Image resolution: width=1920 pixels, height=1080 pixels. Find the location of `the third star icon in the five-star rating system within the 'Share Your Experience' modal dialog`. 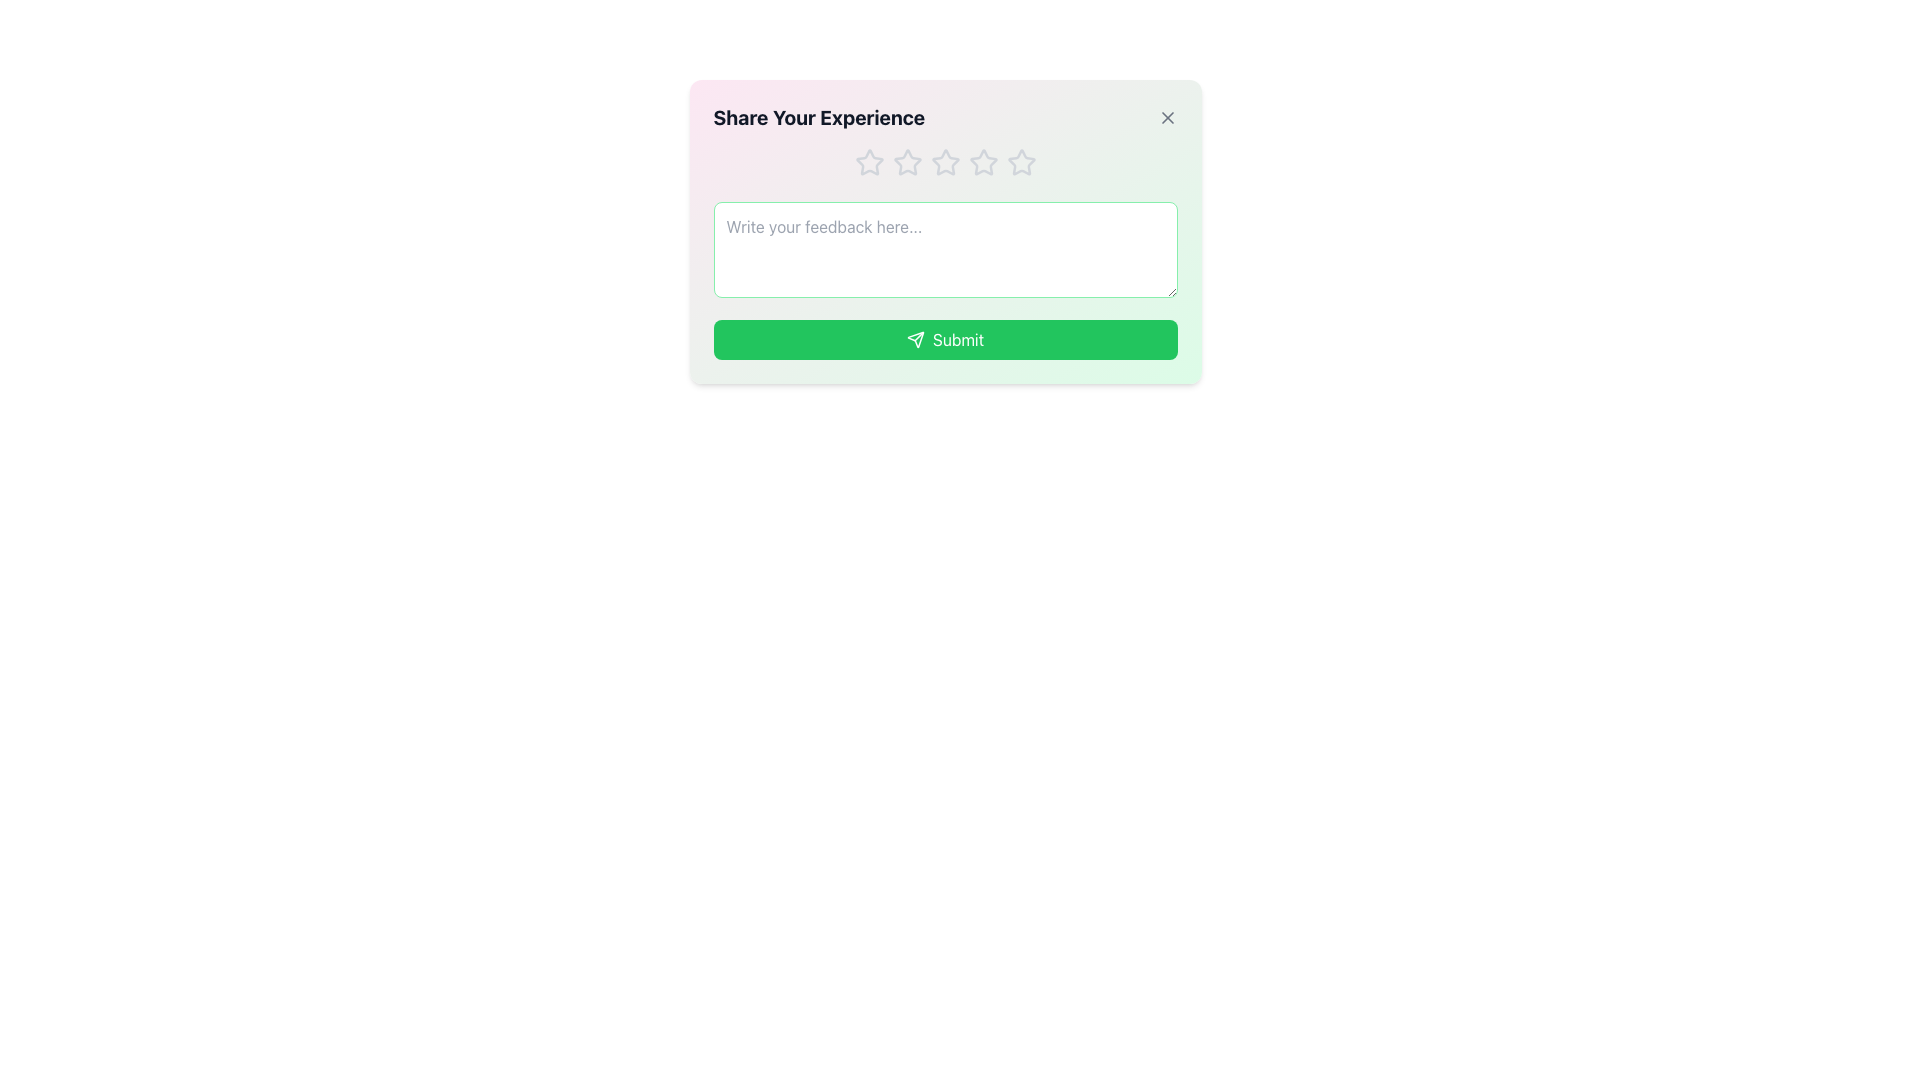

the third star icon in the five-star rating system within the 'Share Your Experience' modal dialog is located at coordinates (944, 161).